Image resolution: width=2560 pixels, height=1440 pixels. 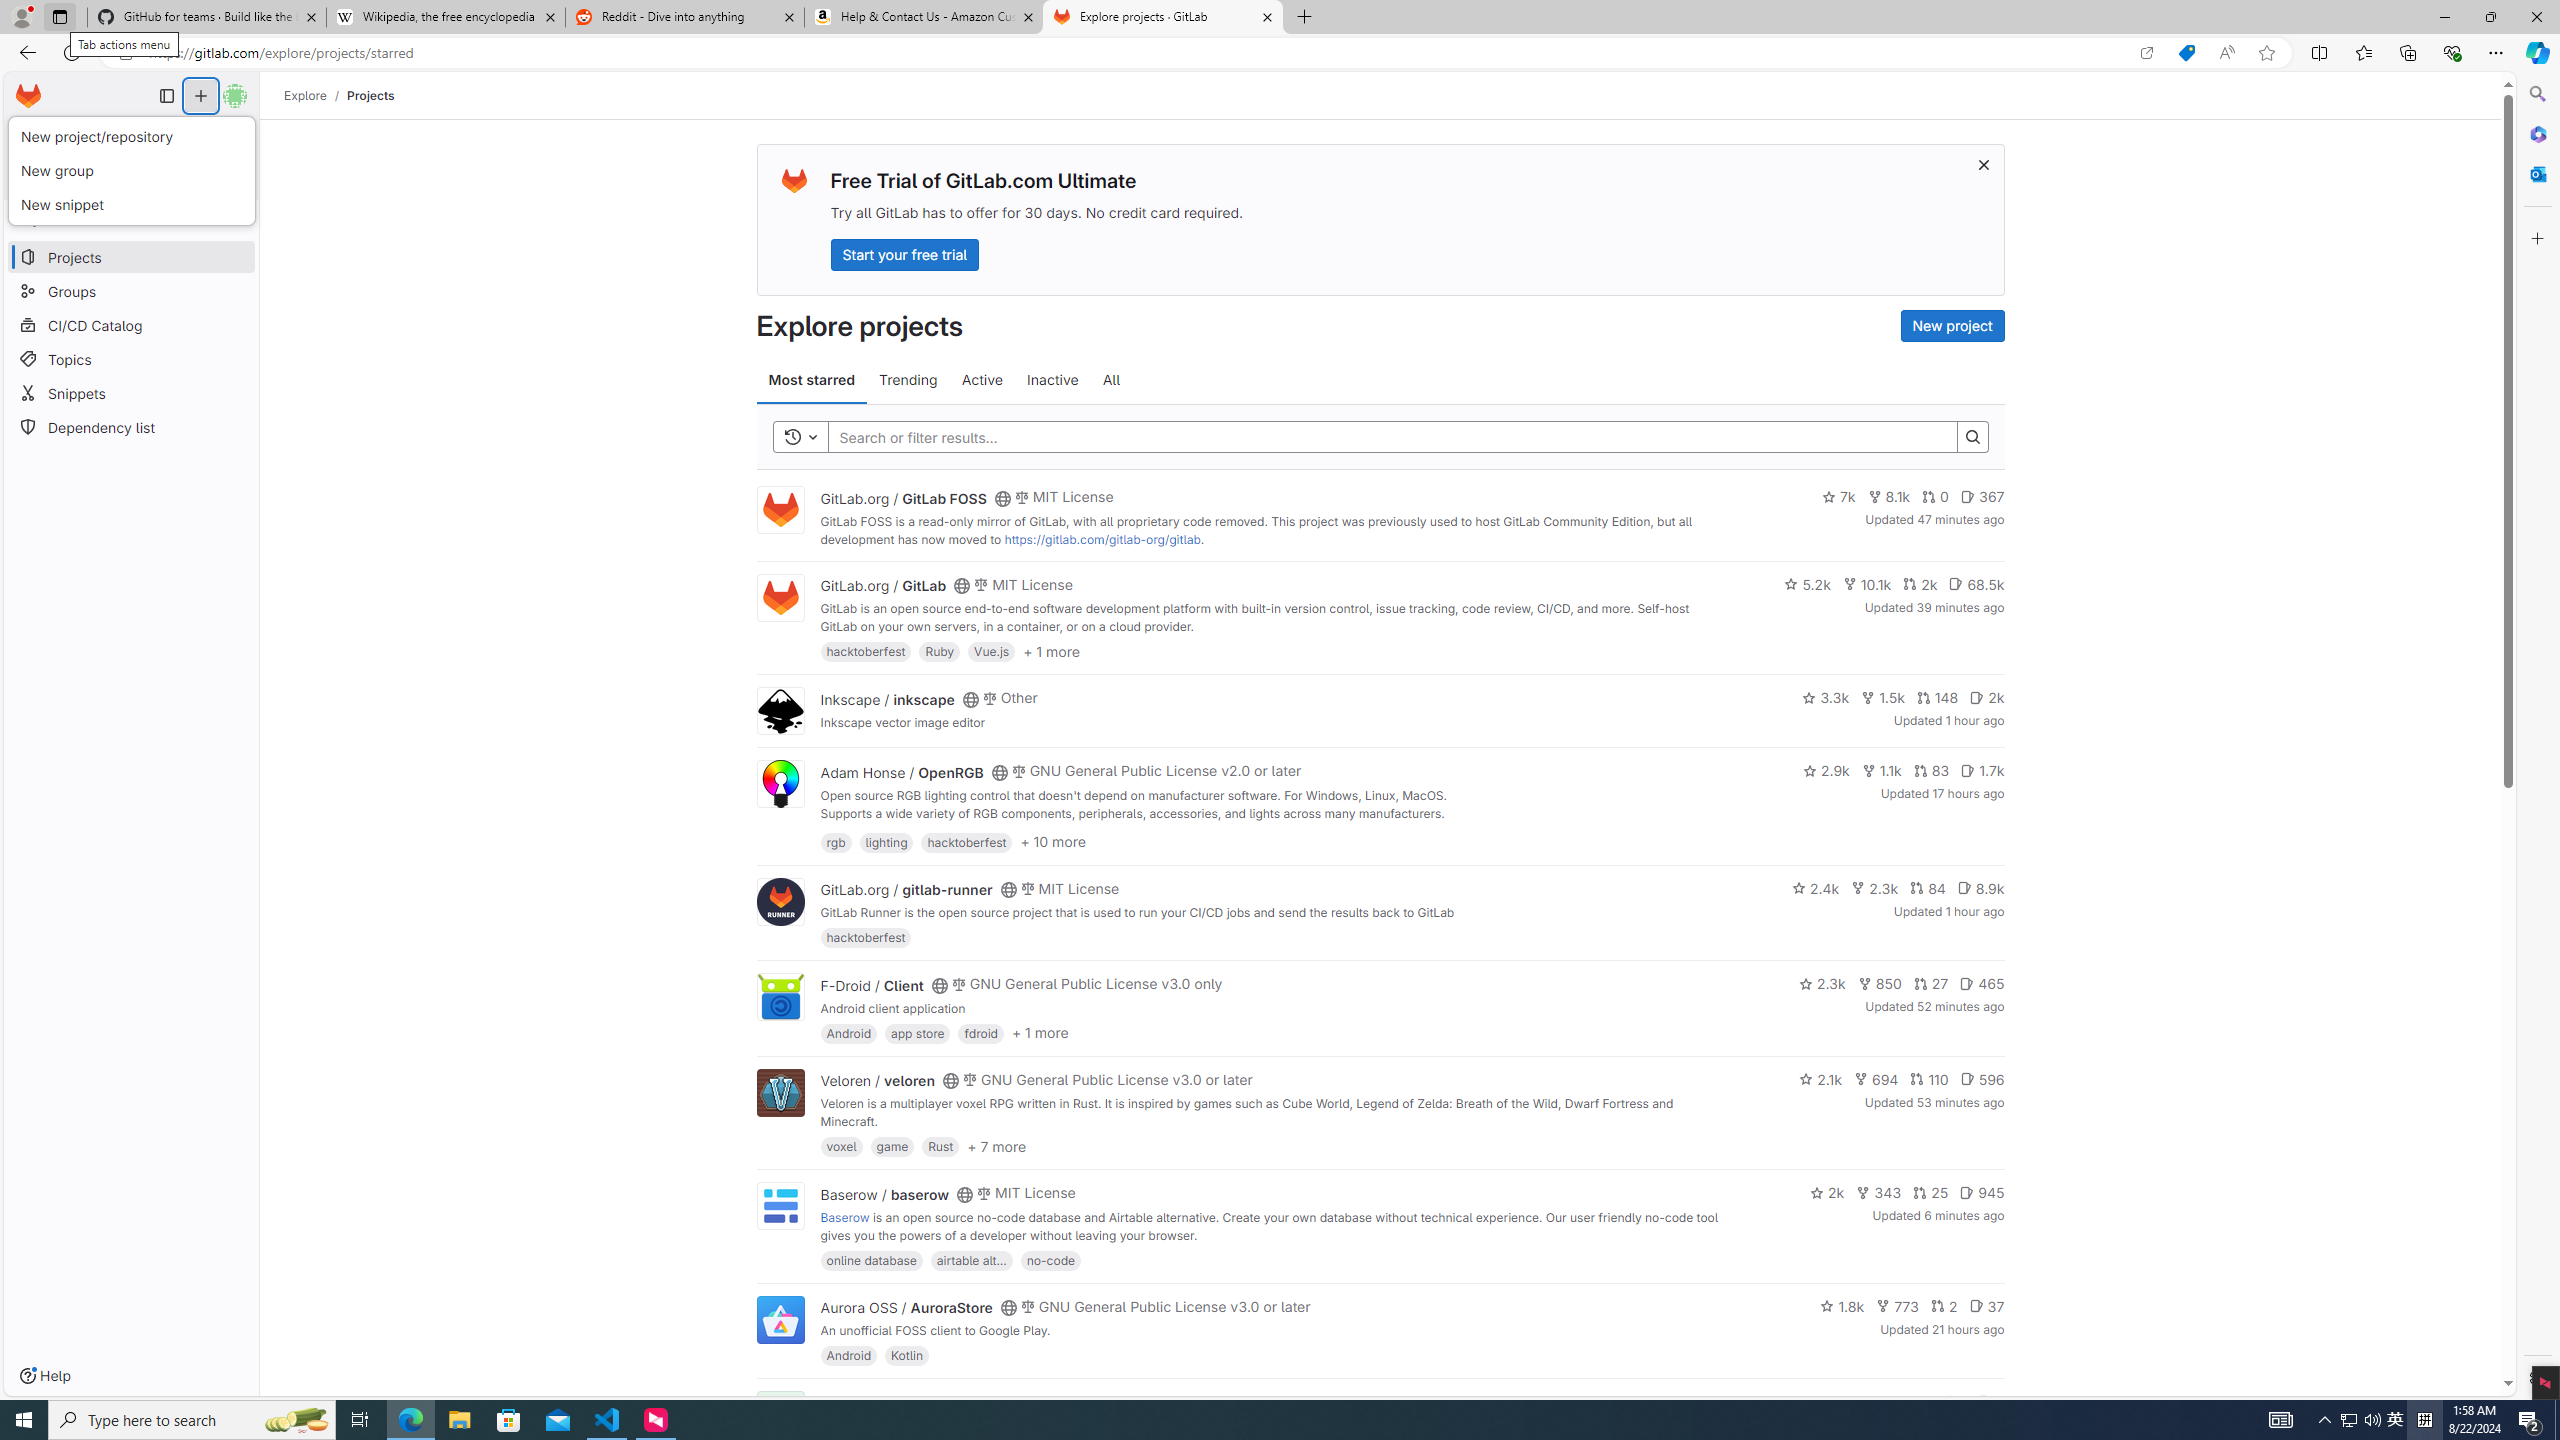 I want to click on 'Start your free trial', so click(x=904, y=253).